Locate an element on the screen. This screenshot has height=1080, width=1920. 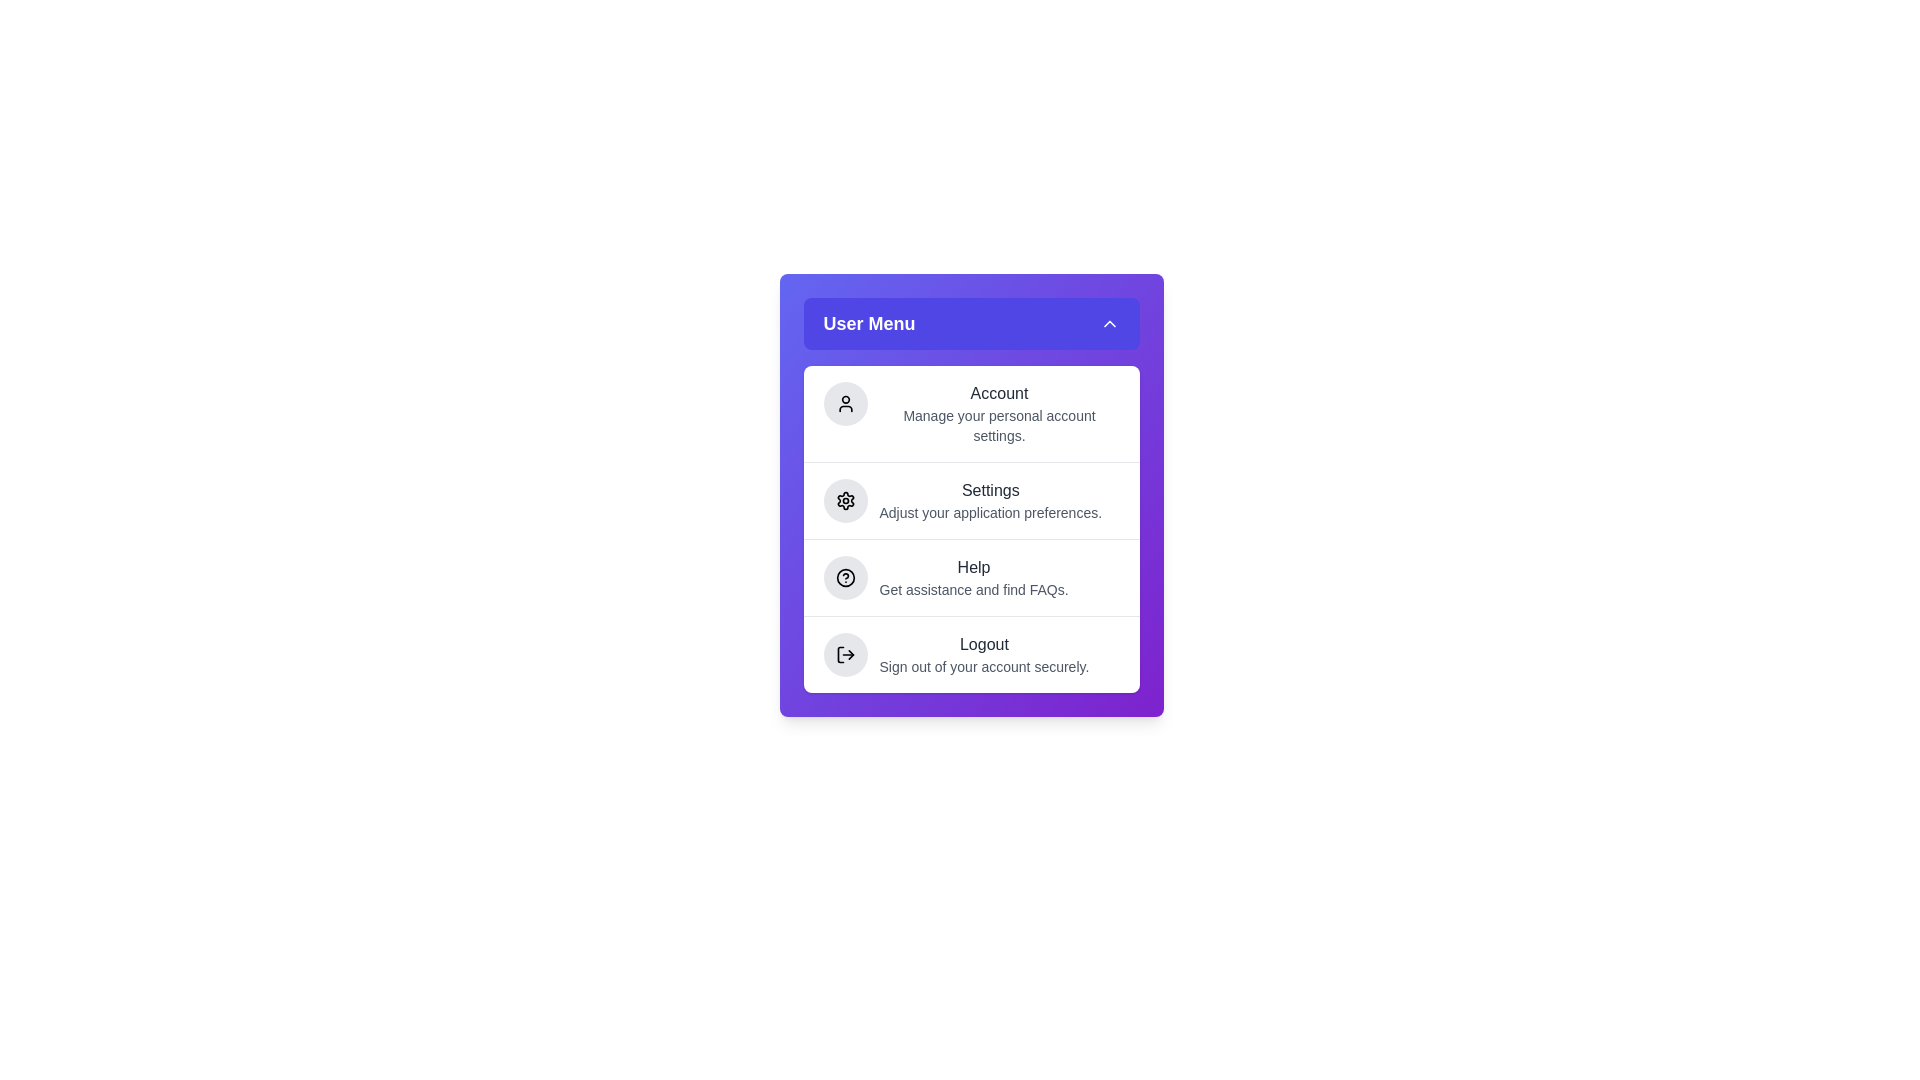
the icon associated with Settings is located at coordinates (845, 500).